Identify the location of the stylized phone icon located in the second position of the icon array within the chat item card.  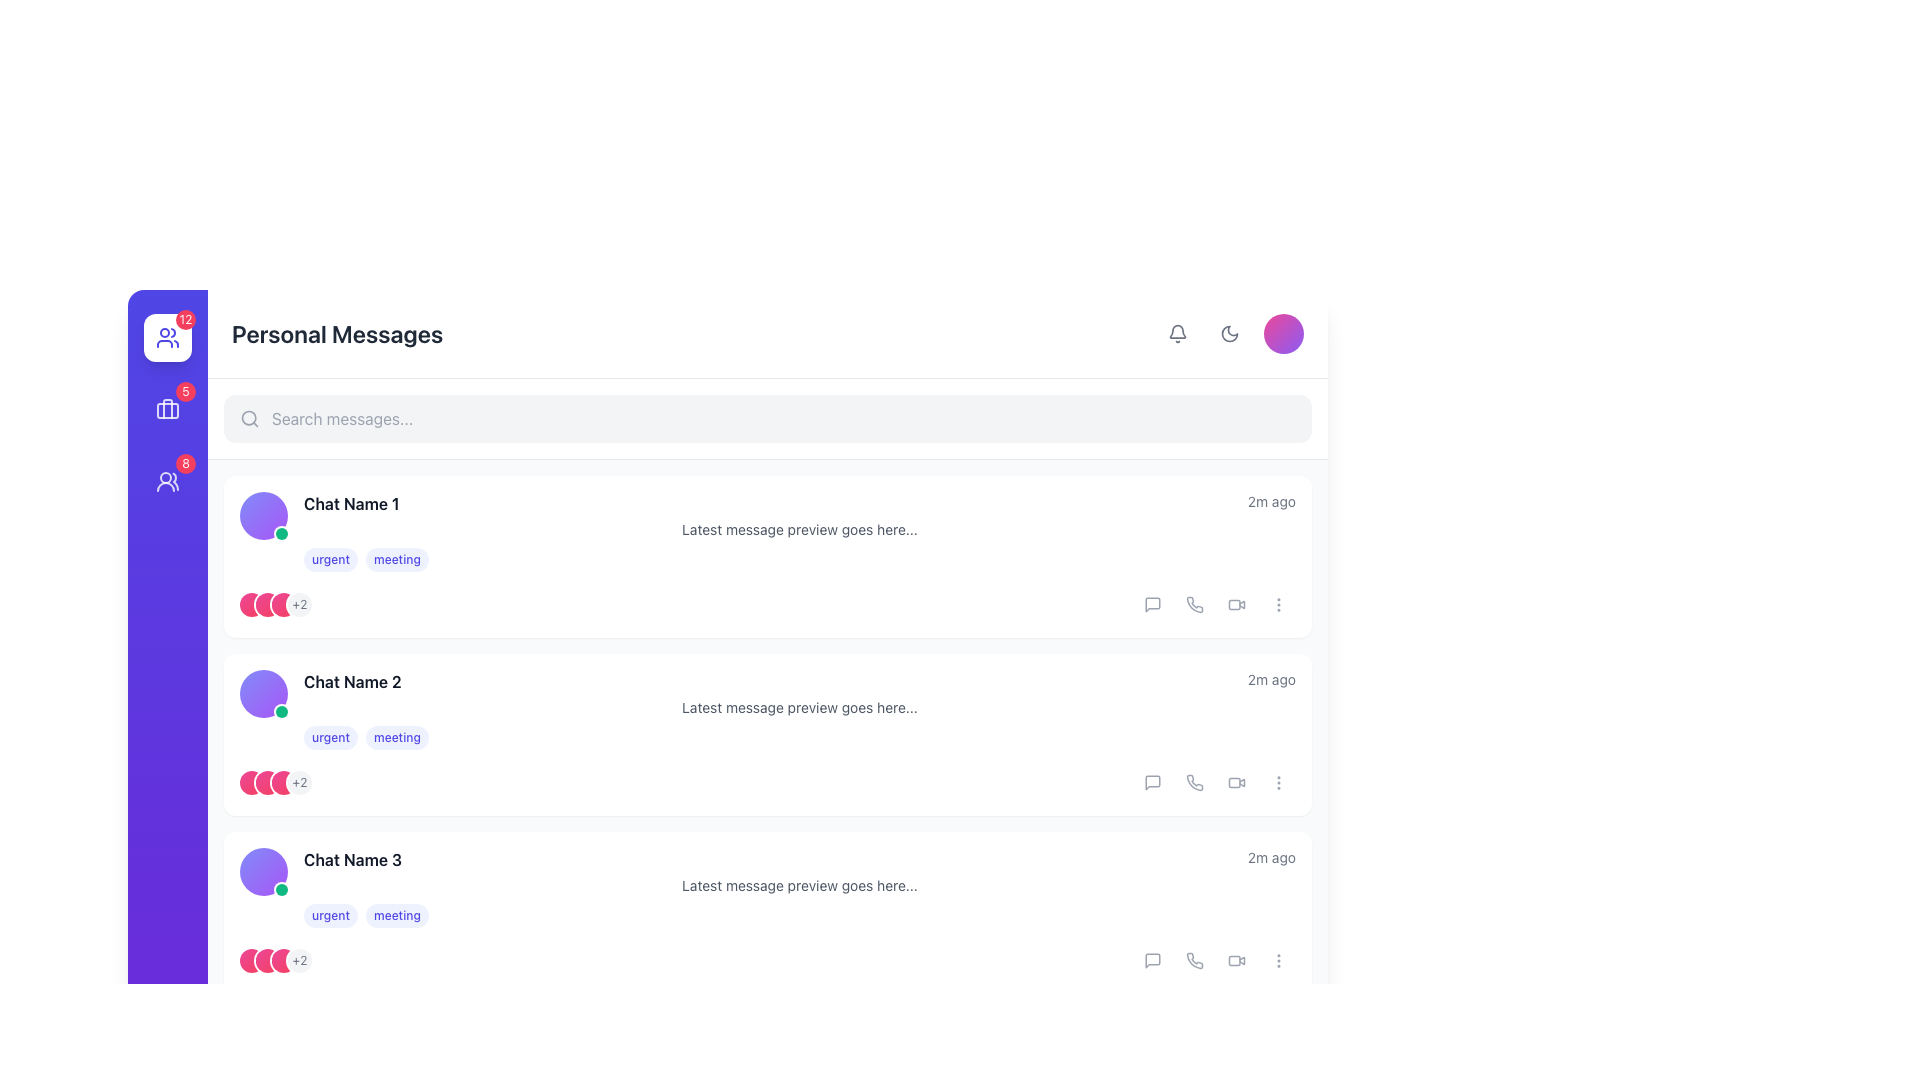
(1195, 959).